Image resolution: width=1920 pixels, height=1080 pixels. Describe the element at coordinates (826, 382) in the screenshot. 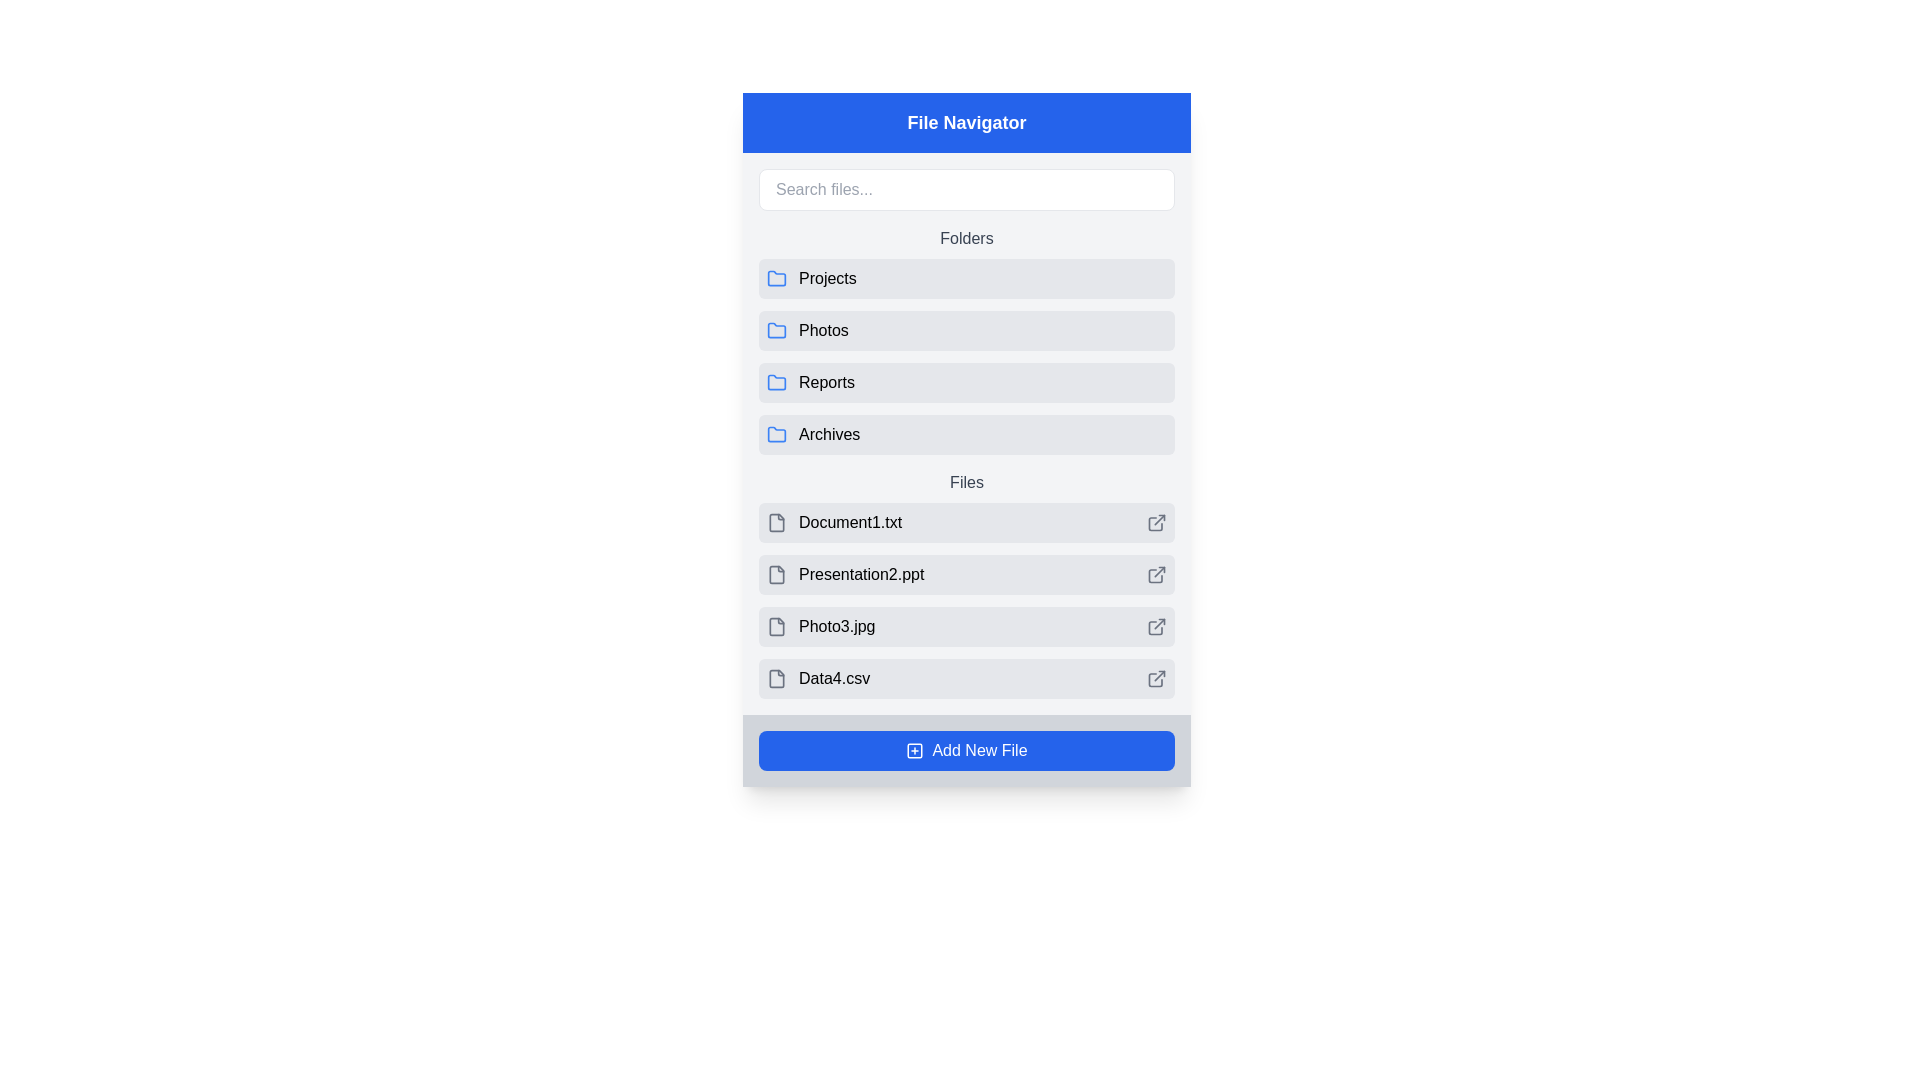

I see `the 'Reports' text label associated with the folder item` at that location.